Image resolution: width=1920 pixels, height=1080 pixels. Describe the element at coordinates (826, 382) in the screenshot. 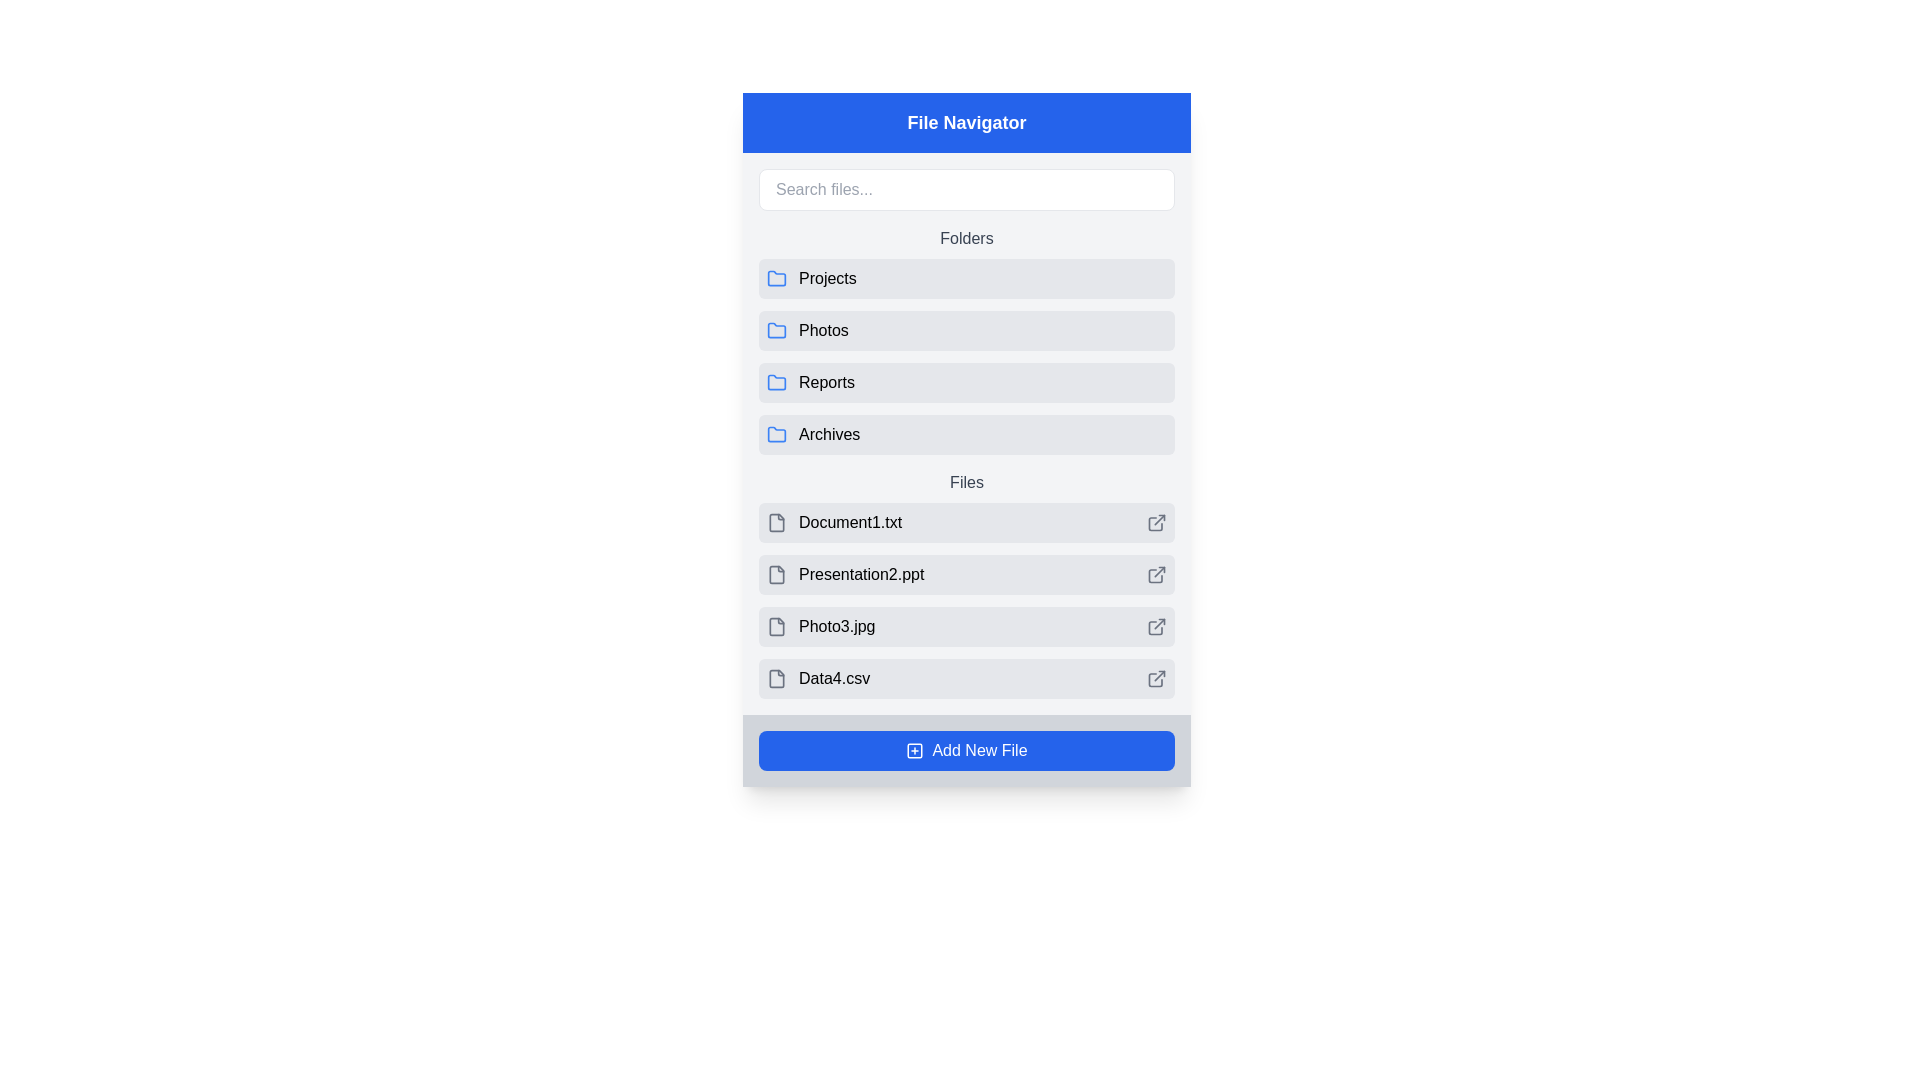

I see `the 'Reports' text label associated with the folder item` at that location.